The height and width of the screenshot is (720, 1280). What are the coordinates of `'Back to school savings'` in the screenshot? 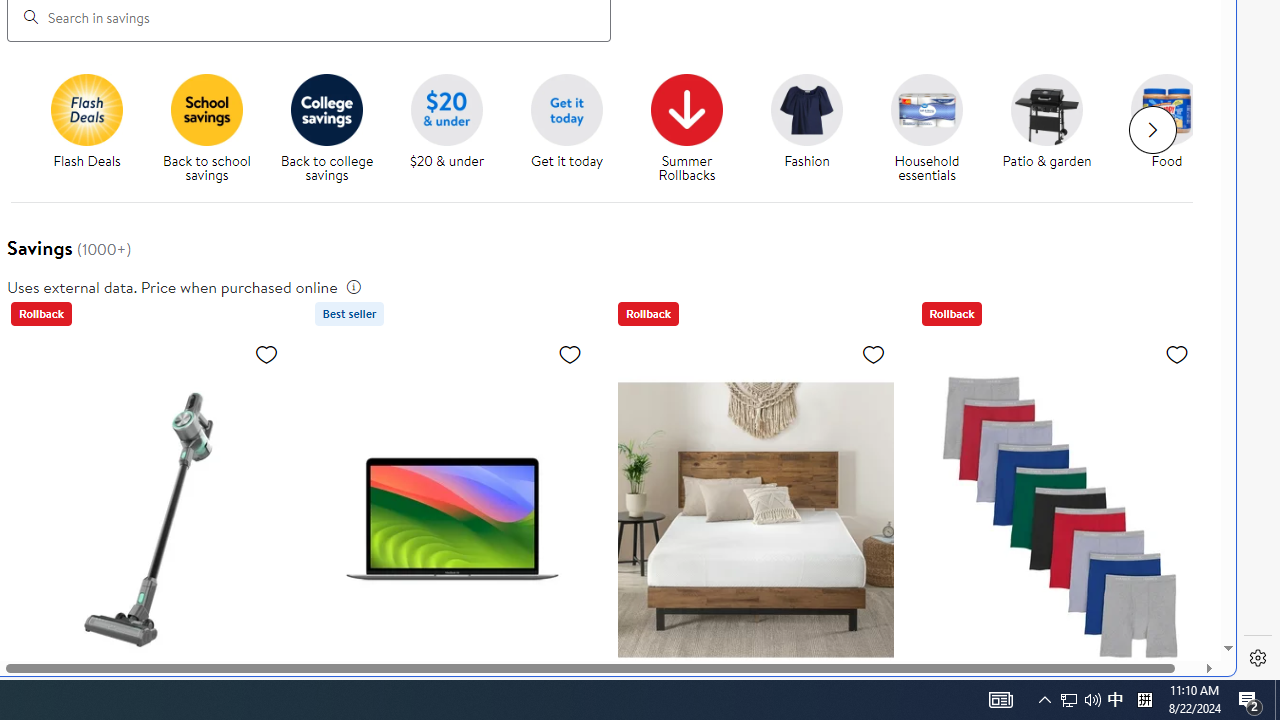 It's located at (215, 129).